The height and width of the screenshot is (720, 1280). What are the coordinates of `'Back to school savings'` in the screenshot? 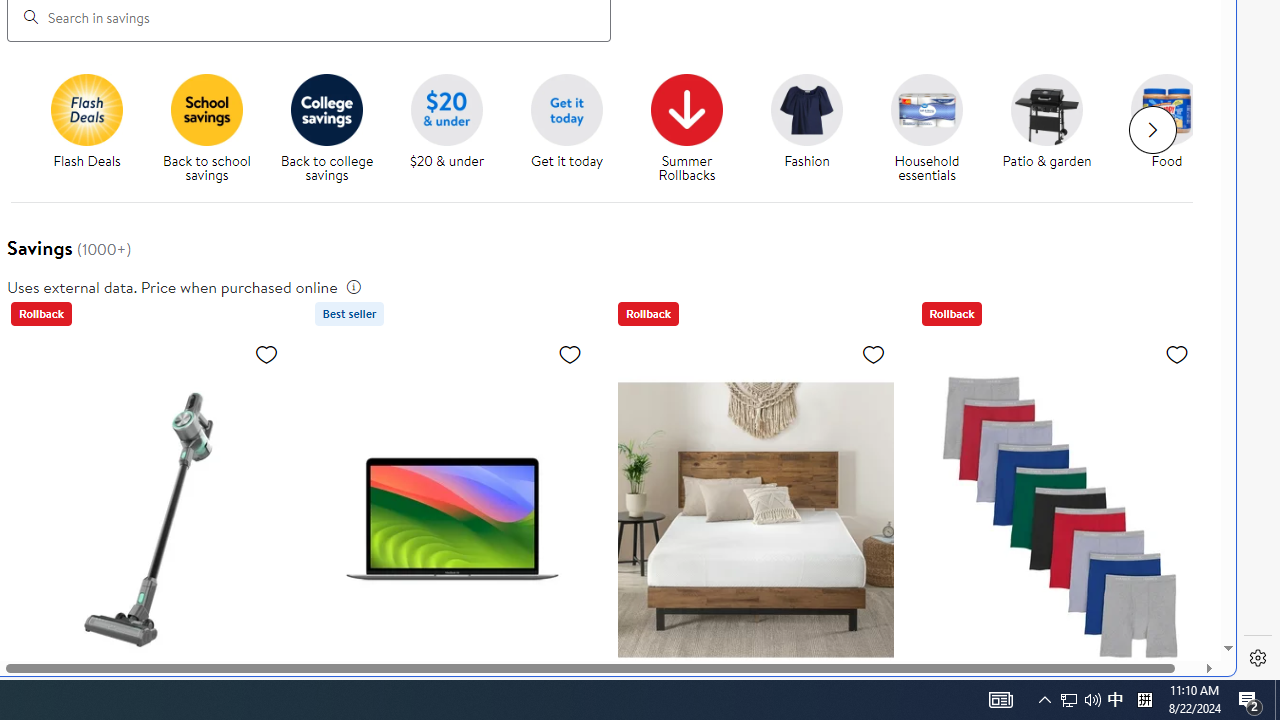 It's located at (215, 129).